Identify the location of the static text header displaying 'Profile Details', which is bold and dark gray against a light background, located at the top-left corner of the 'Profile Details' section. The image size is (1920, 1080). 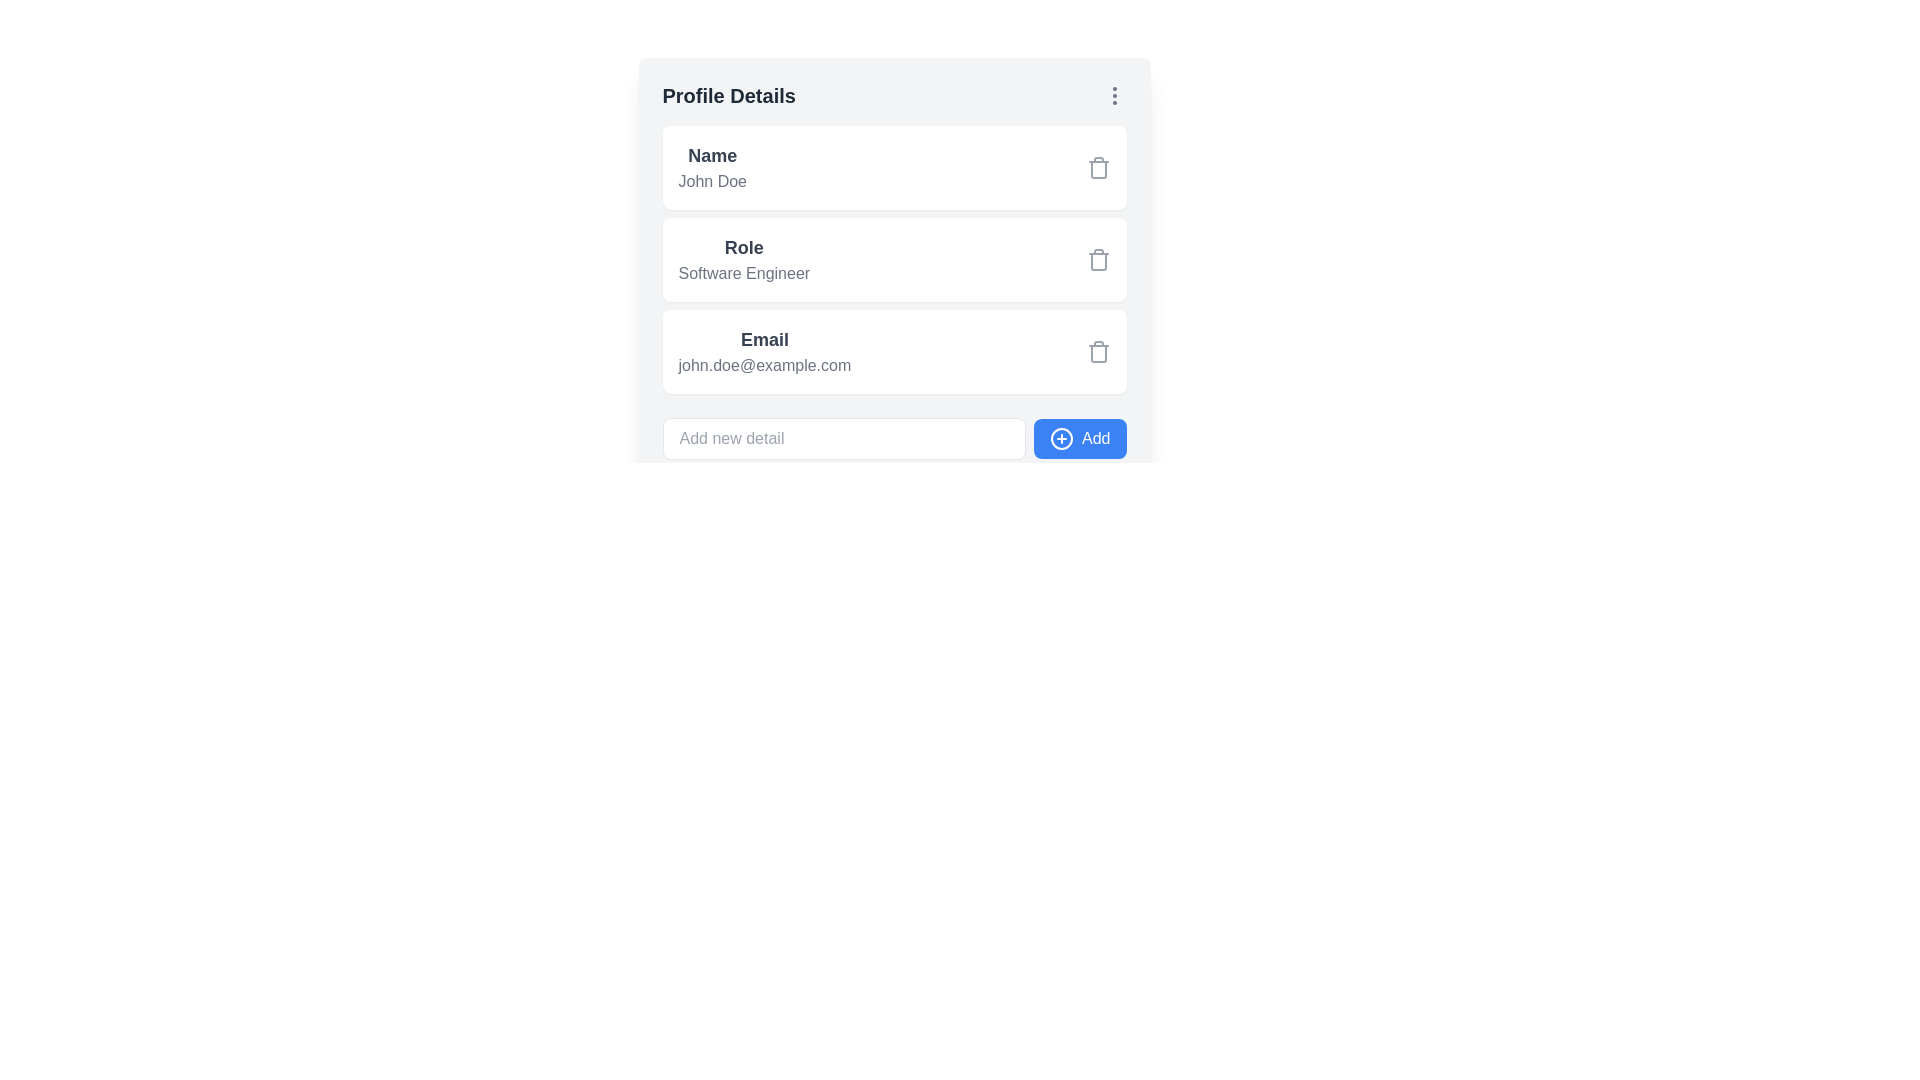
(728, 96).